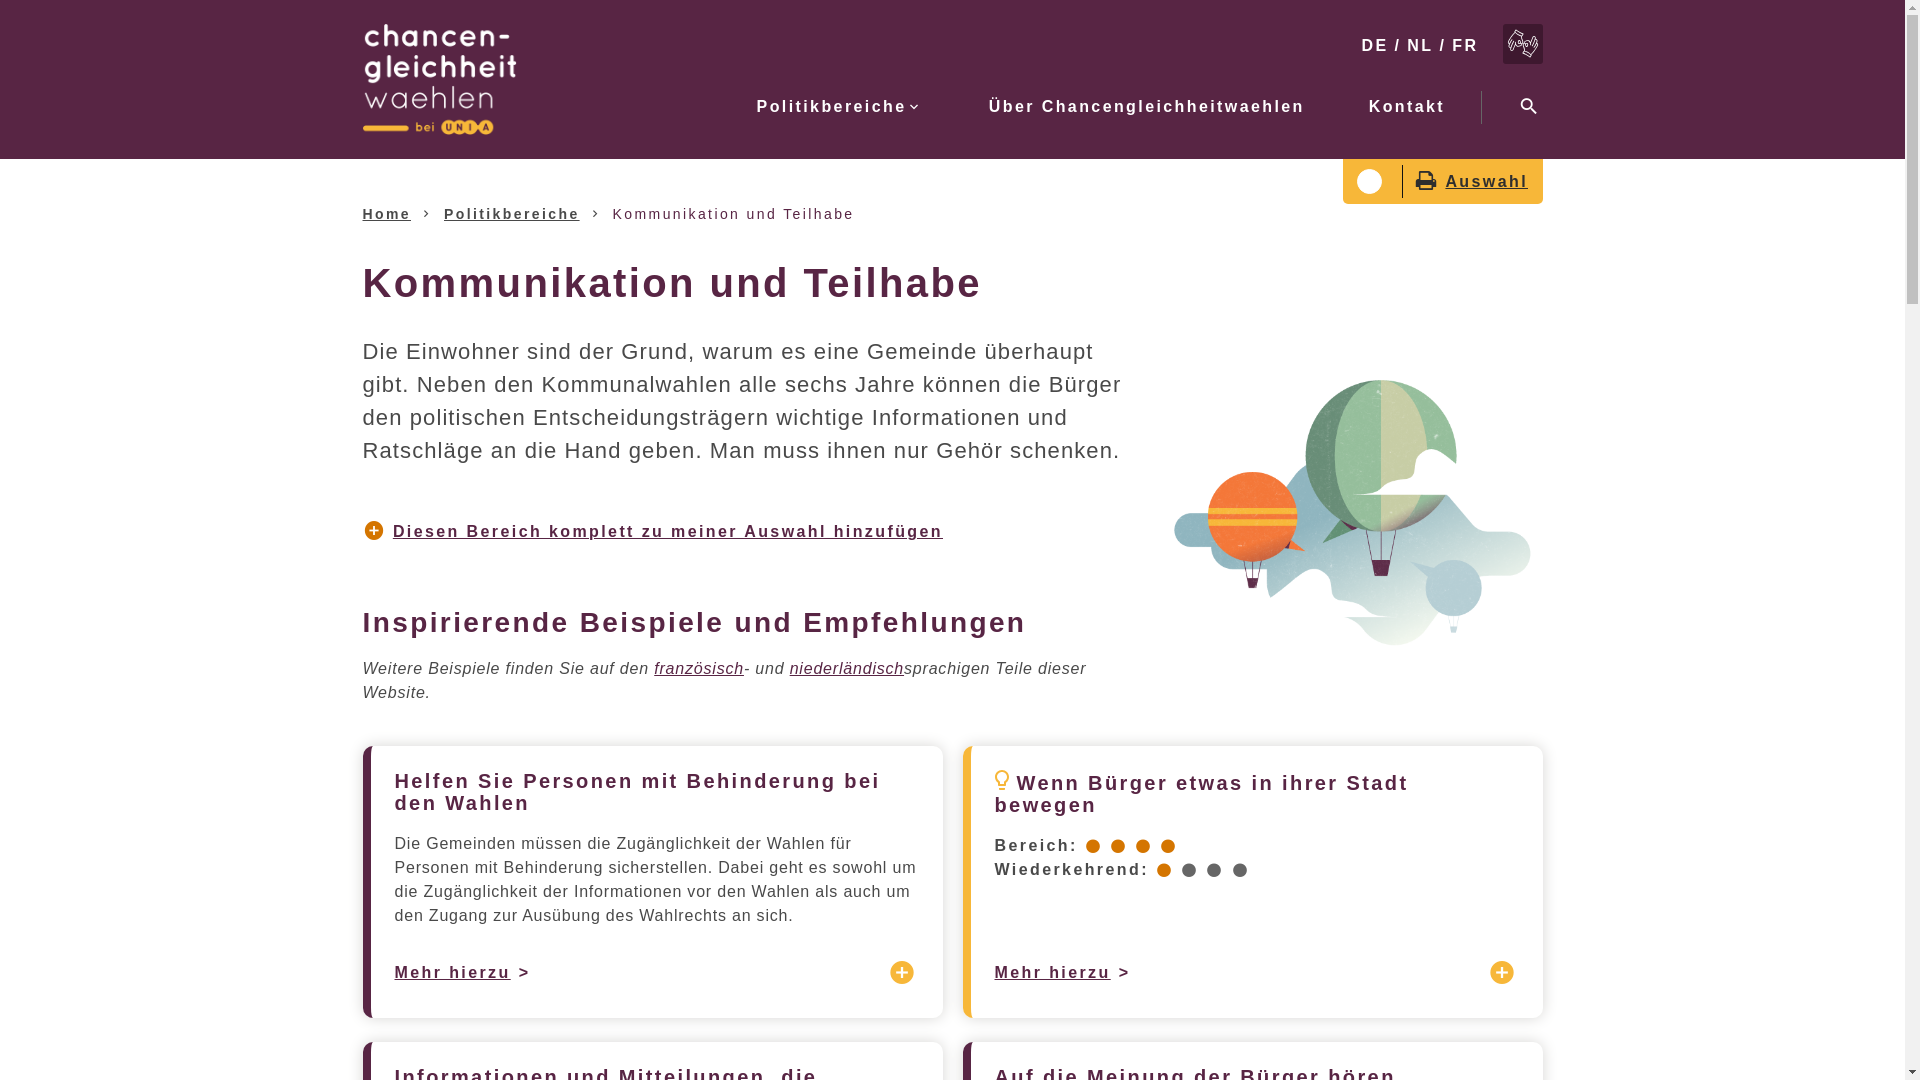 The image size is (1920, 1080). I want to click on 'Kommunikation und Teilhabe', so click(733, 213).